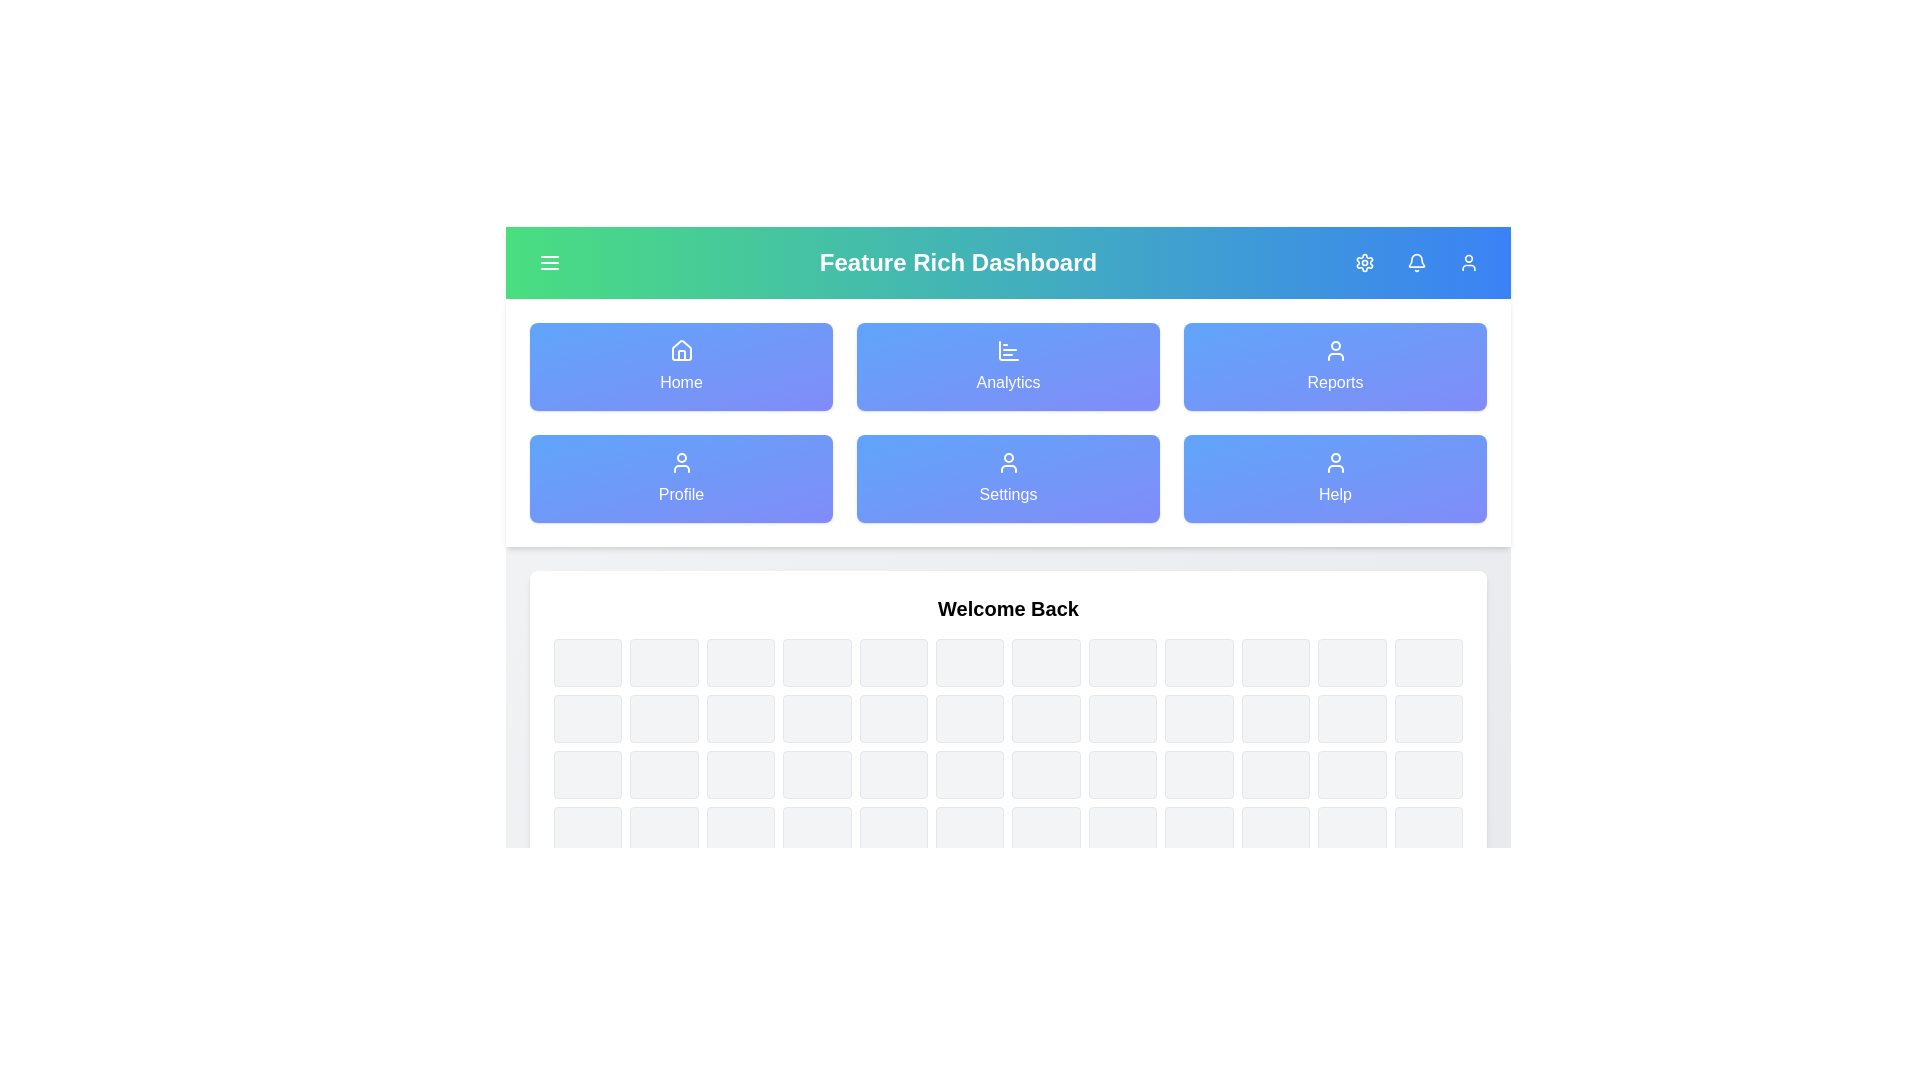 This screenshot has width=1920, height=1080. Describe the element at coordinates (1335, 366) in the screenshot. I see `the navigation item labeled Reports` at that location.